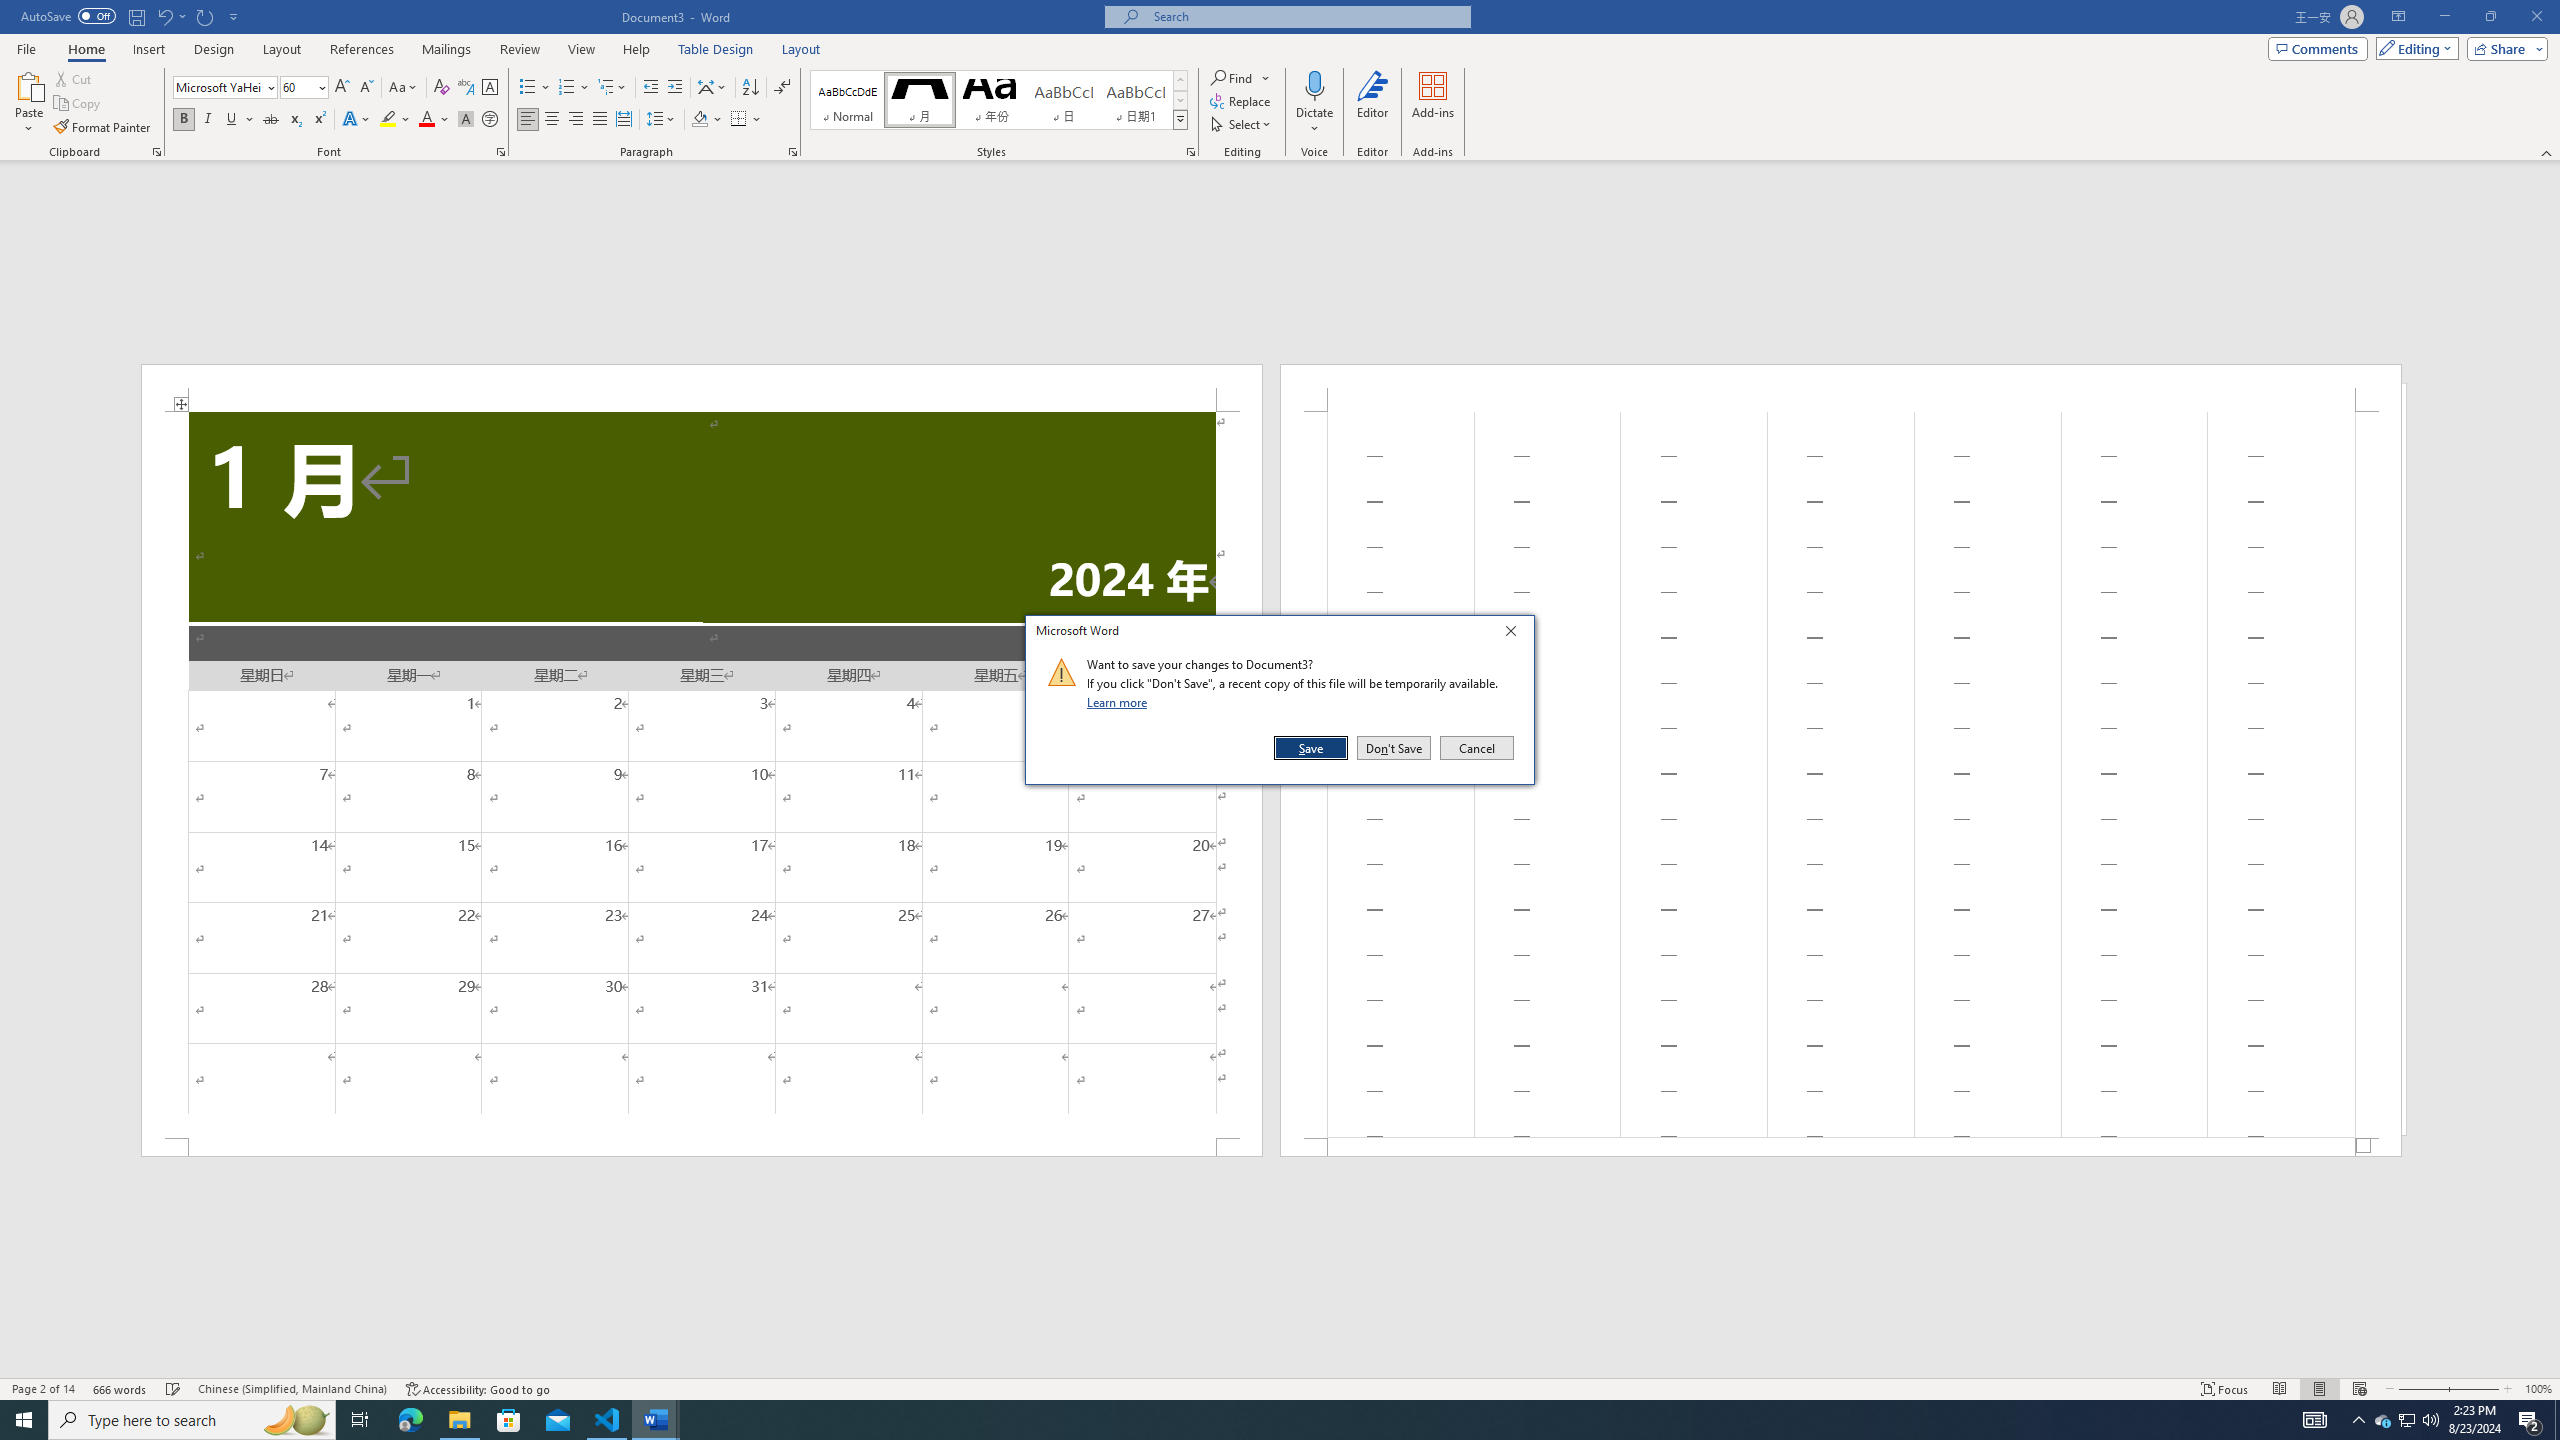  What do you see at coordinates (205, 15) in the screenshot?
I see `'Repeat Style'` at bounding box center [205, 15].